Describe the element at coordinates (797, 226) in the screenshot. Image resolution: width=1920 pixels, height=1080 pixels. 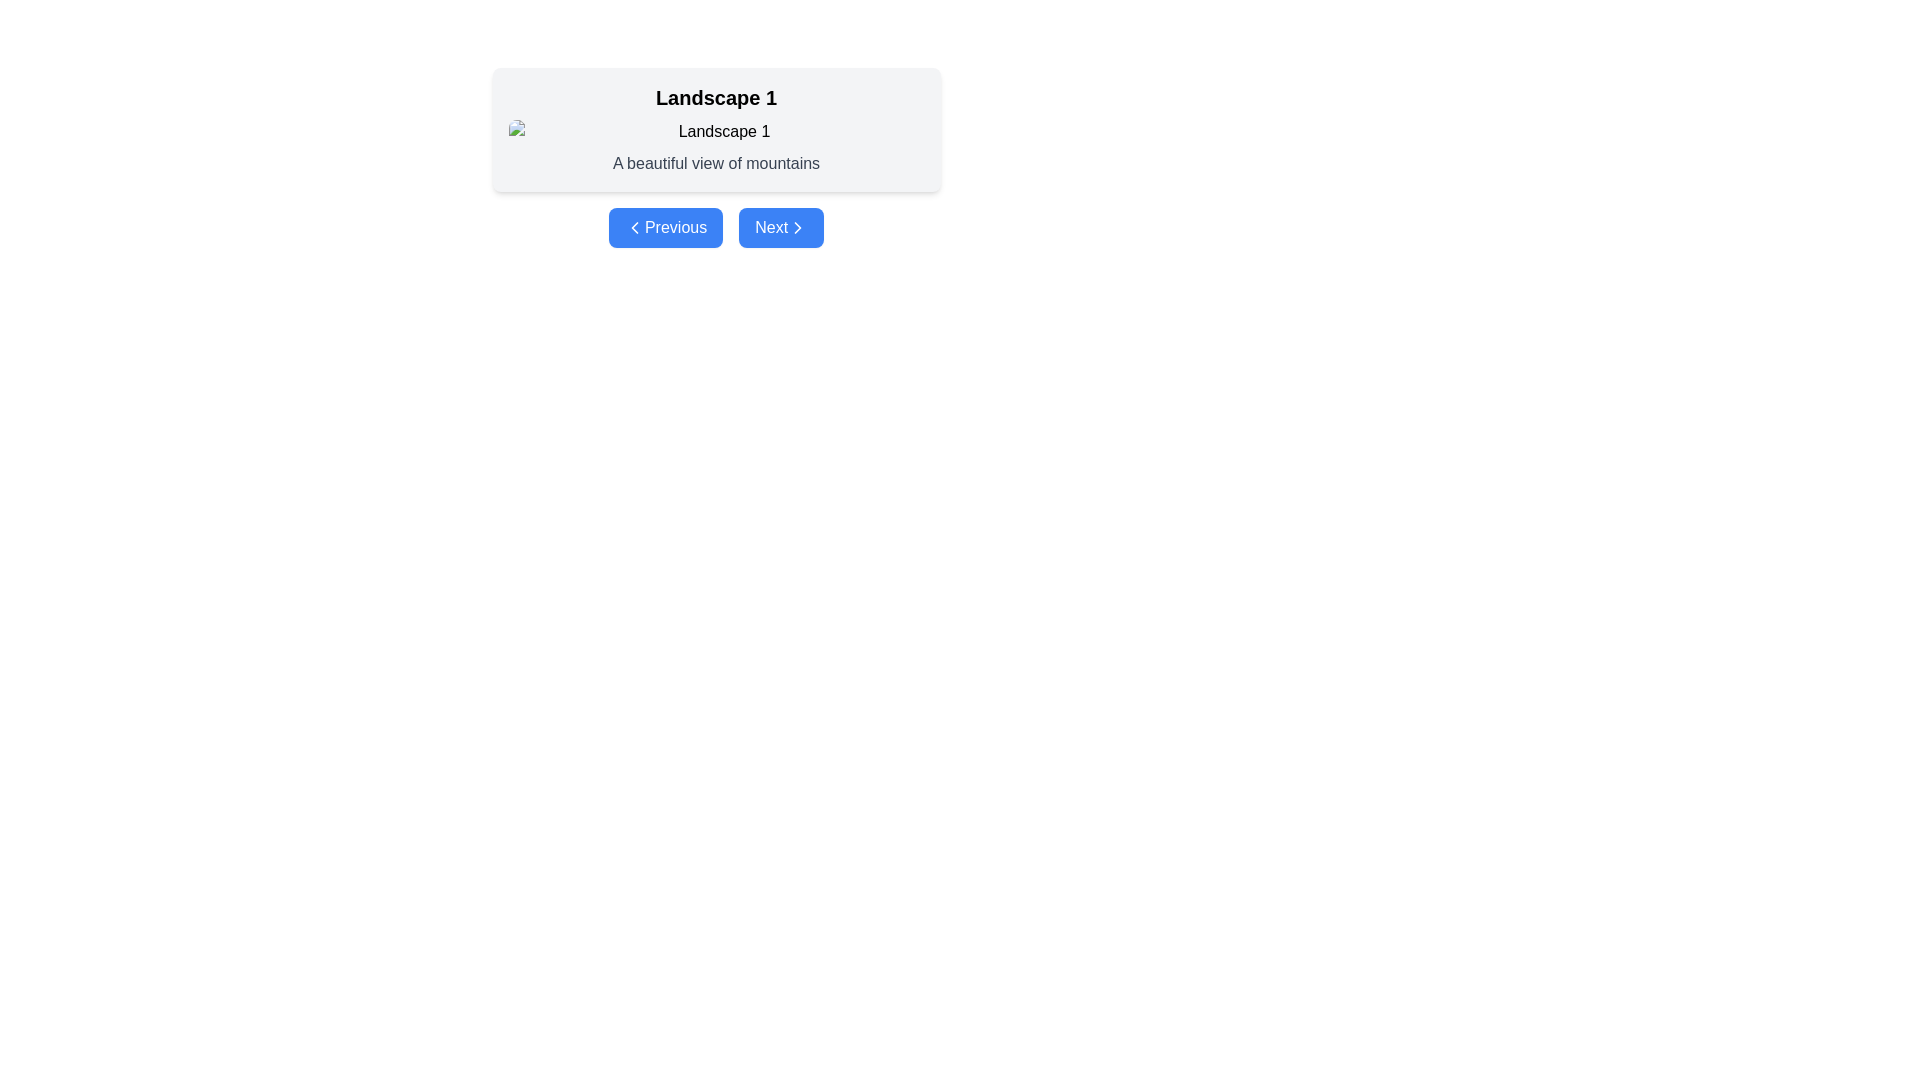
I see `the icon located on the far-right edge of the 'Next' button in the navigation panel below 'Landscape 1'` at that location.